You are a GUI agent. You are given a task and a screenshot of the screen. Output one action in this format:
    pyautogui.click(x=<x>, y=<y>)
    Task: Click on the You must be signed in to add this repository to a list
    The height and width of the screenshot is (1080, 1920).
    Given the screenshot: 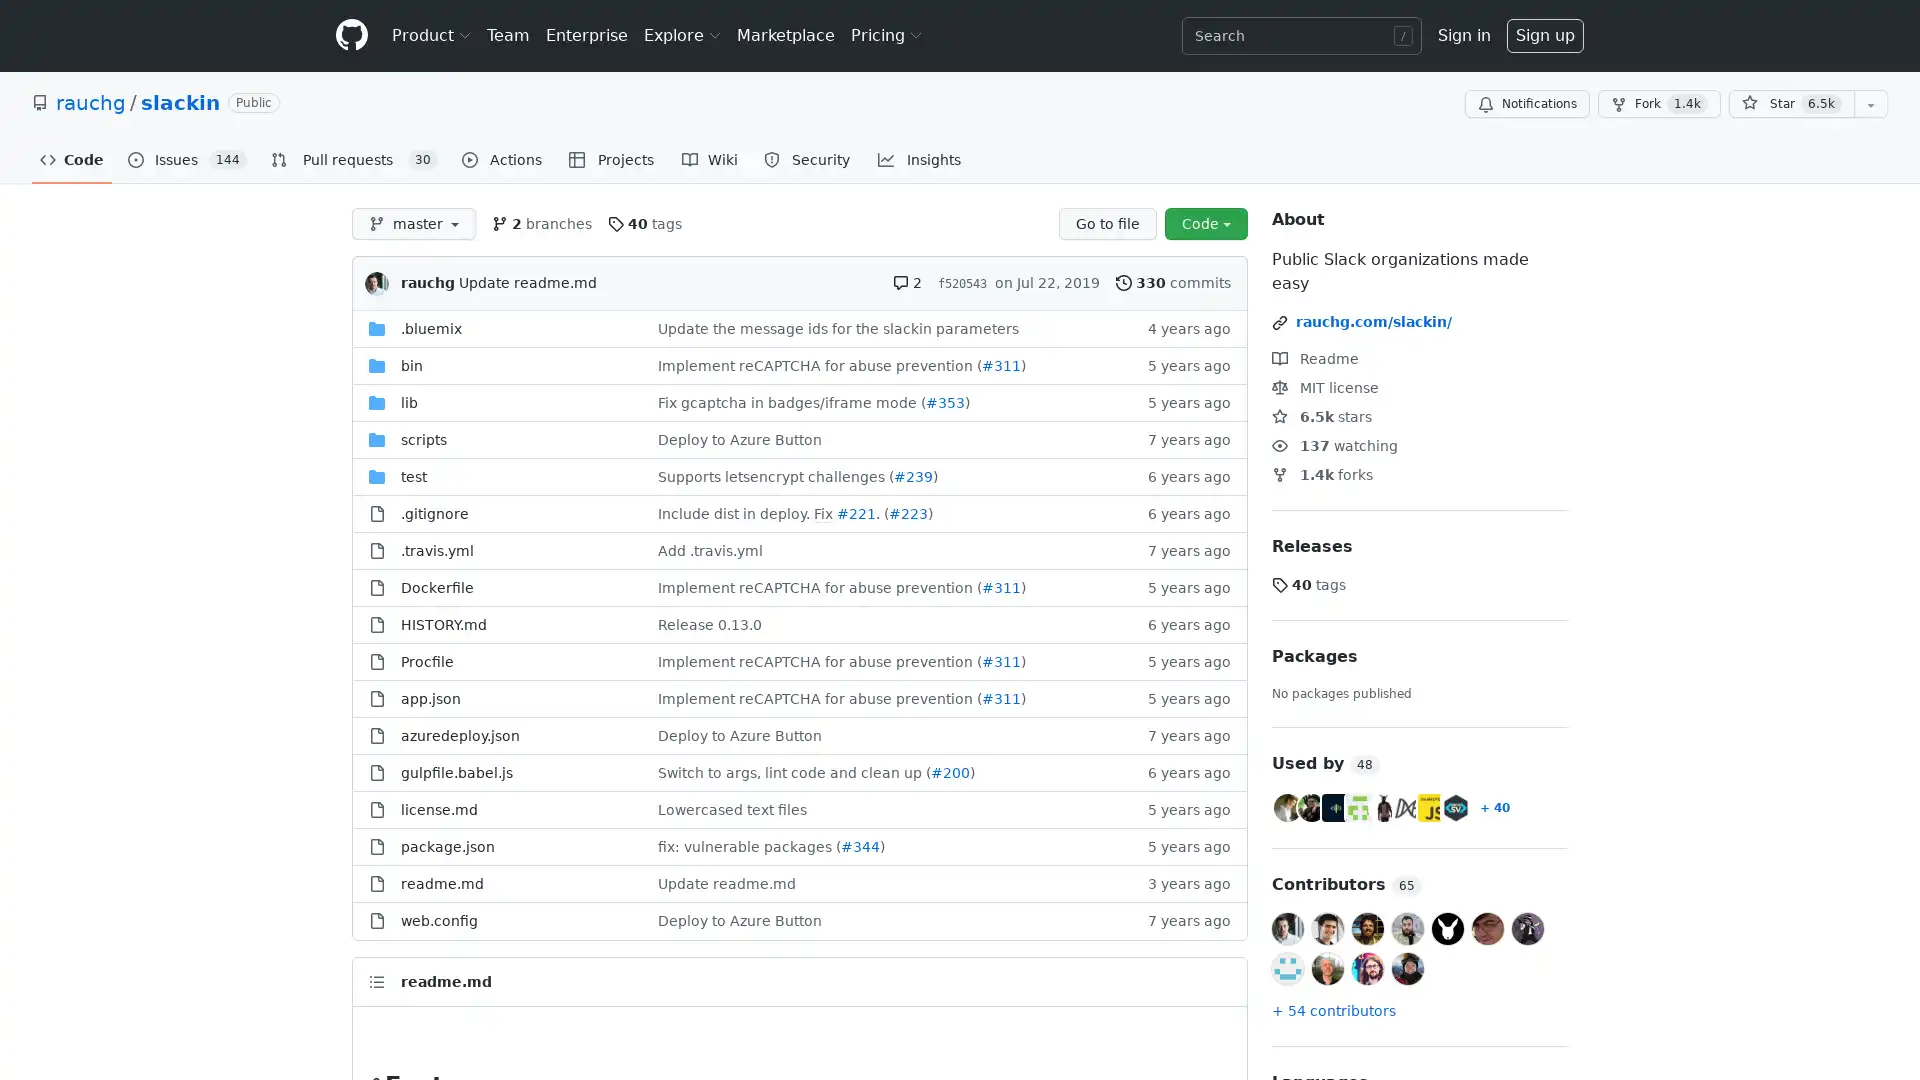 What is the action you would take?
    pyautogui.click(x=1870, y=104)
    